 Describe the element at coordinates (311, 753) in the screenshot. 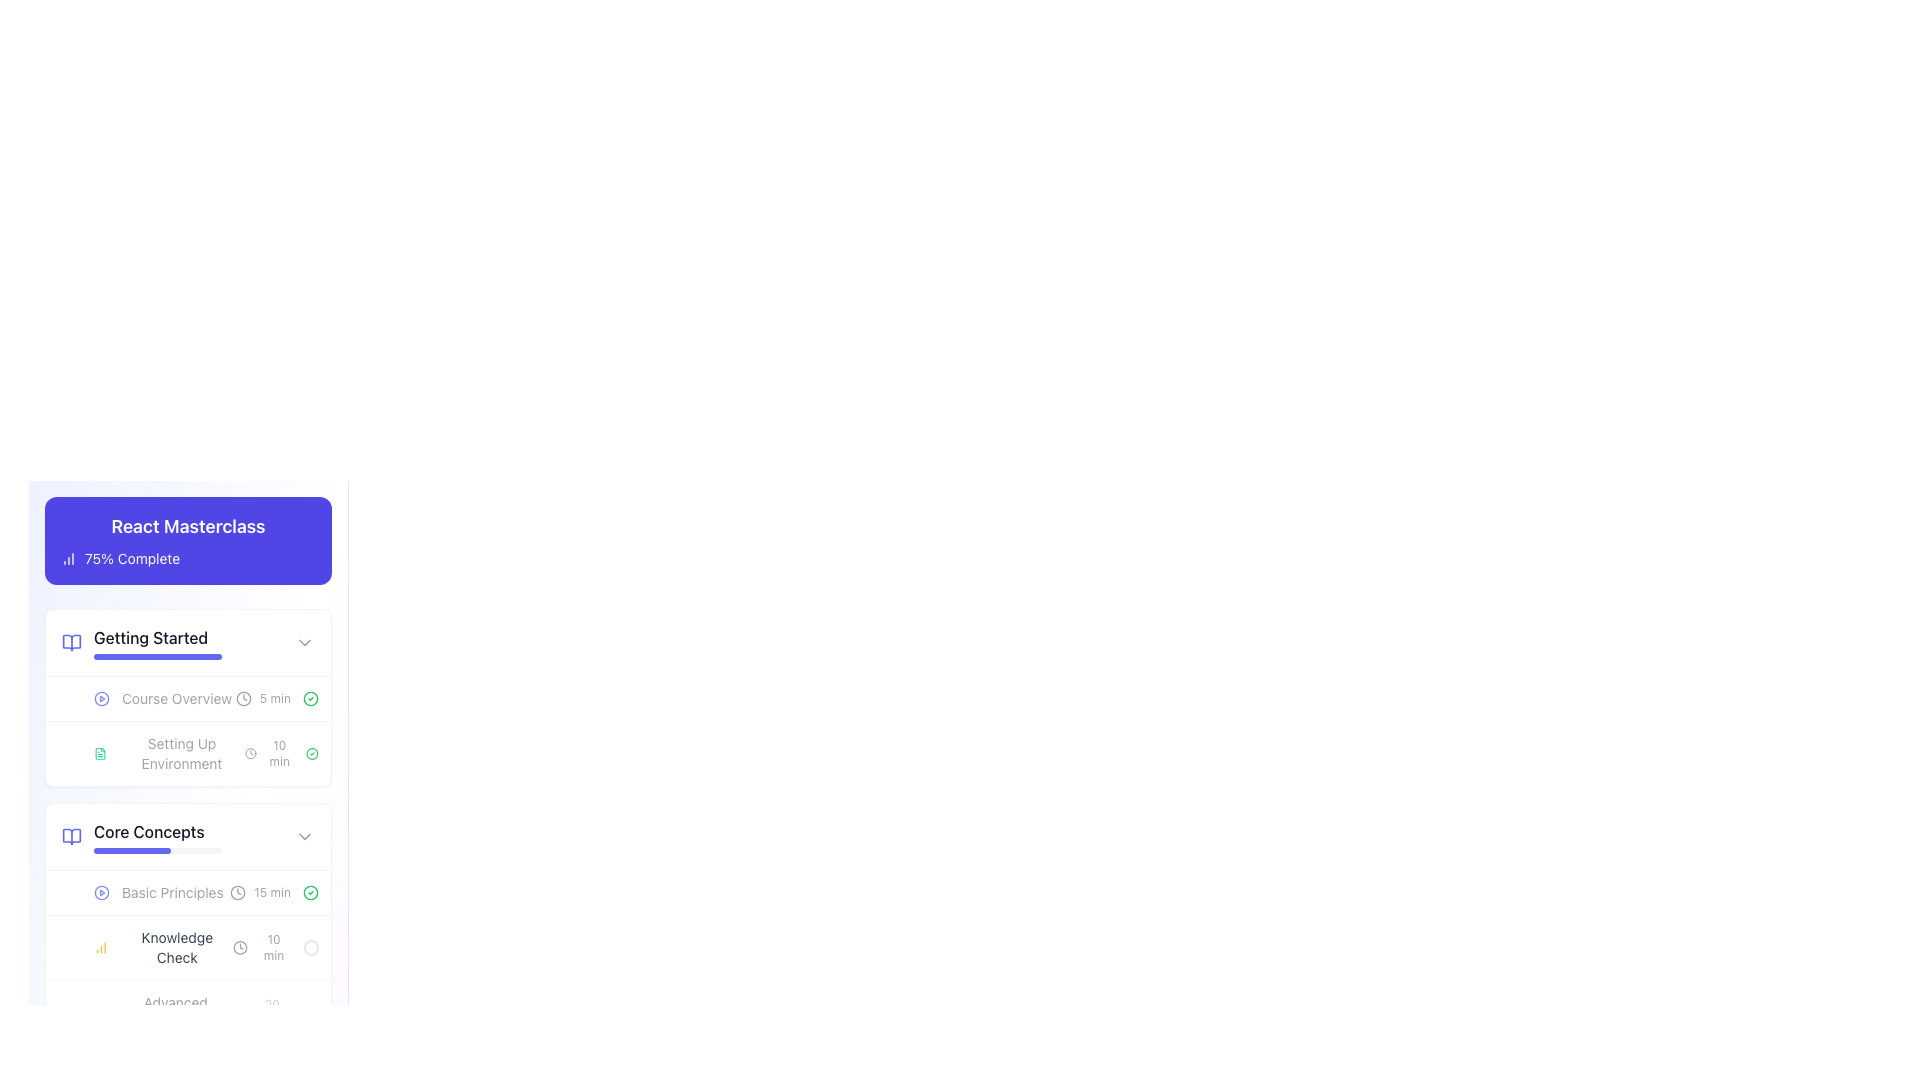

I see `the Circular icon that represents a state of completion or confirmation in the 'Setting Up Environment' section, located to the right of the label and time indicator` at that location.